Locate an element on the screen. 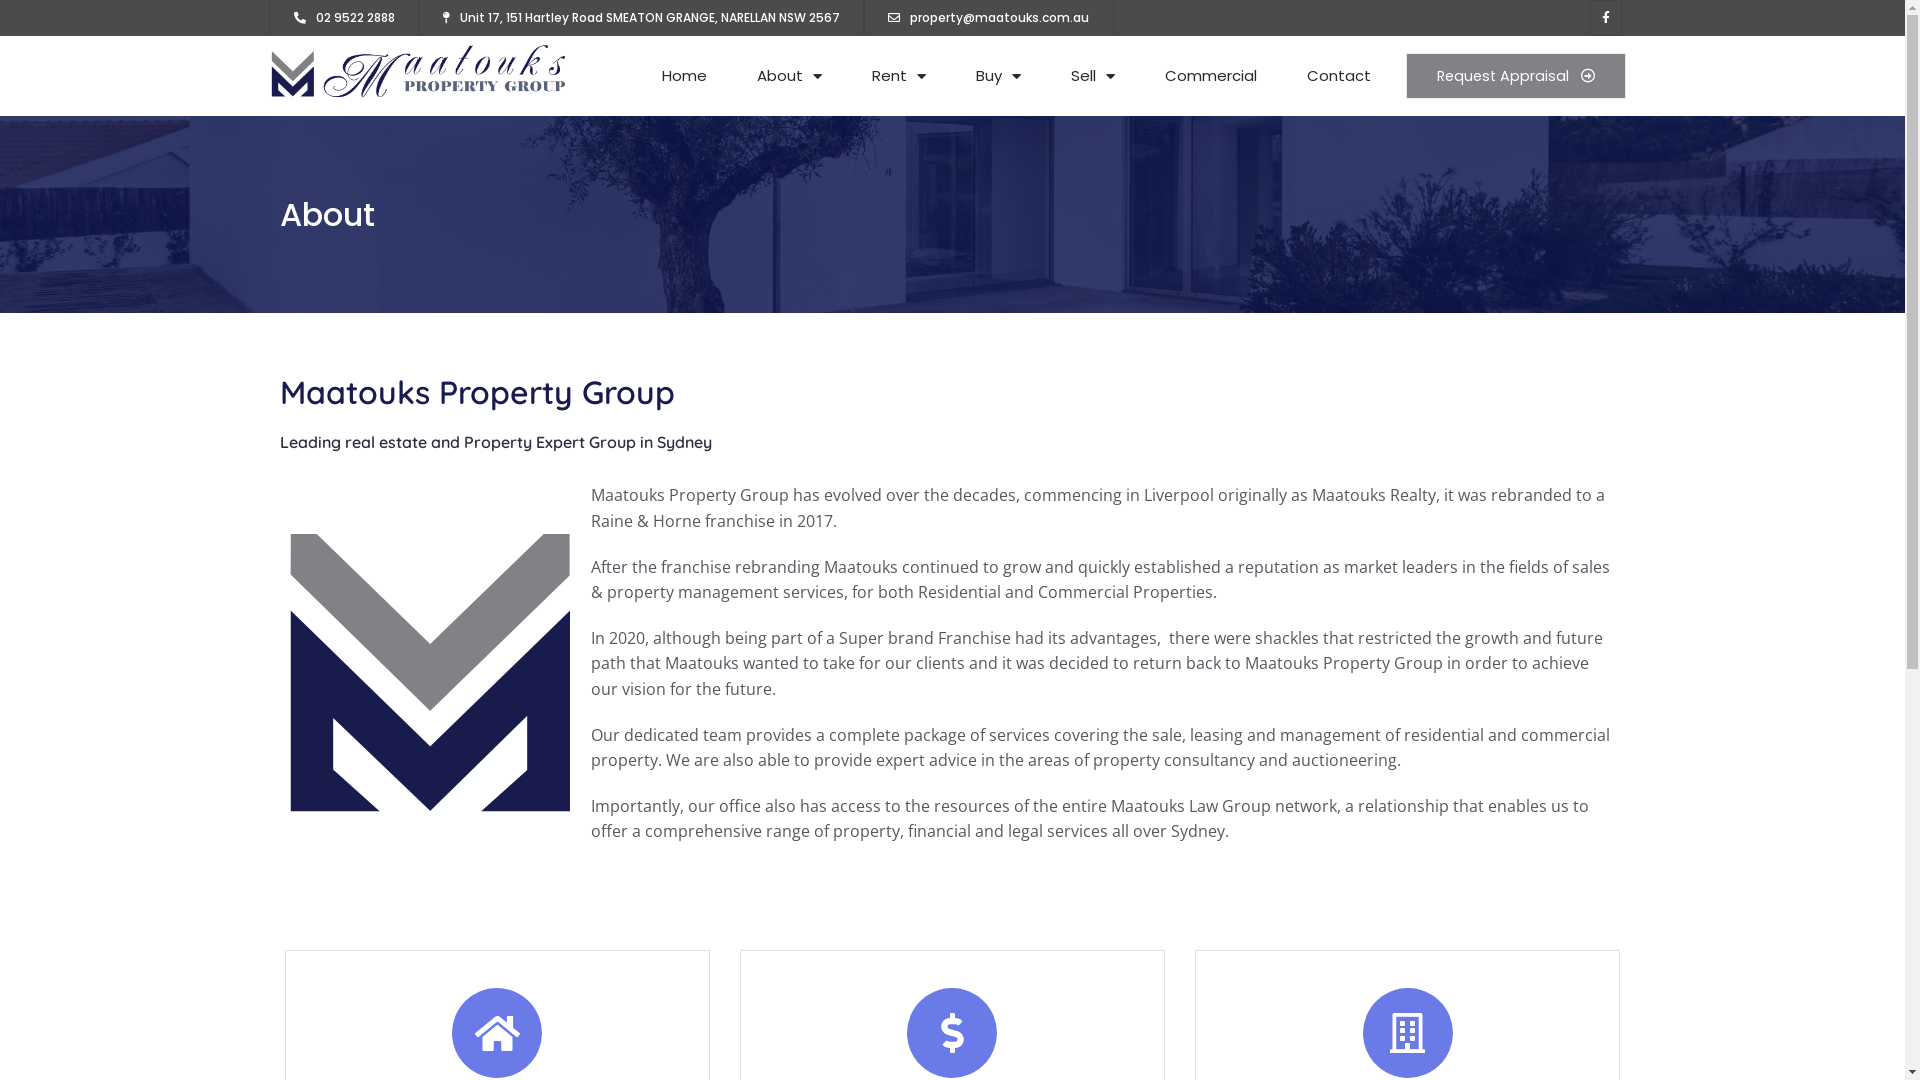 This screenshot has height=1080, width=1920. 'About' is located at coordinates (788, 75).